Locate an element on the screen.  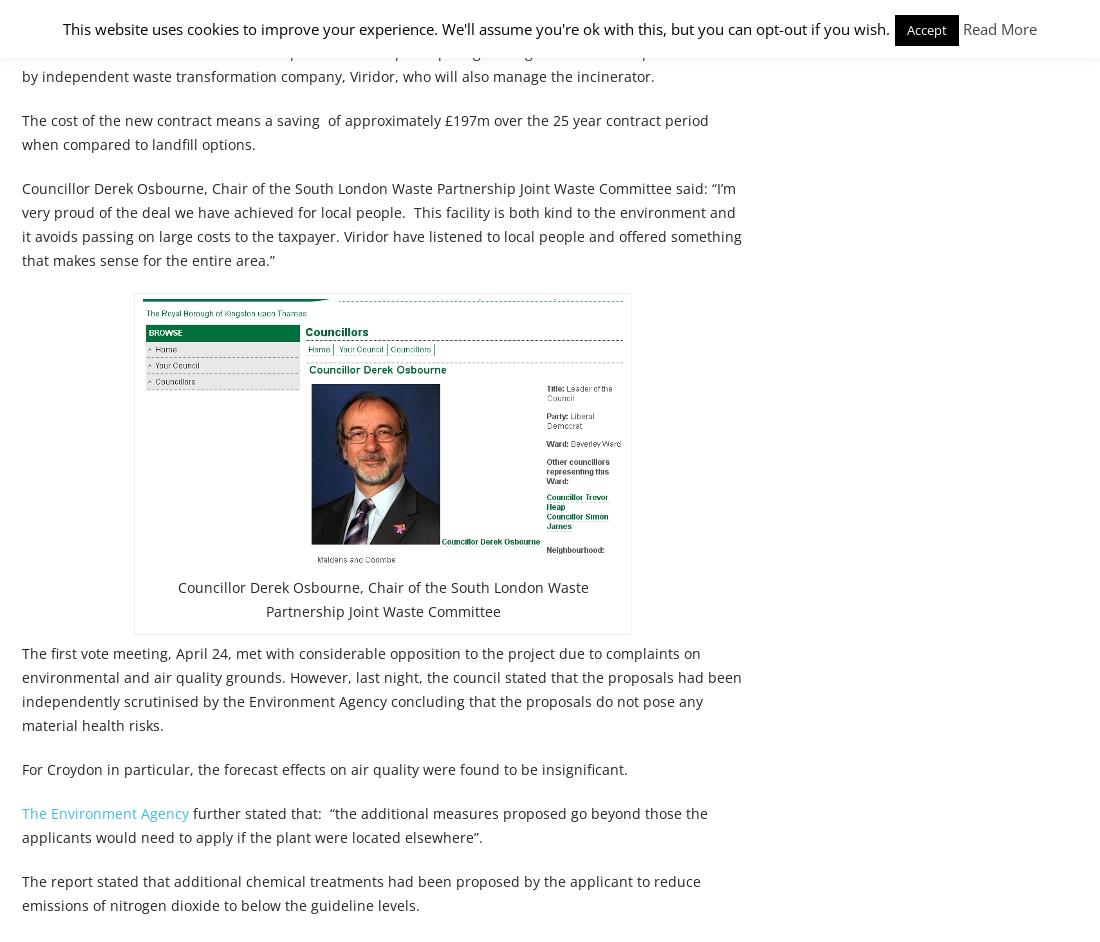
'The Environment Agency' is located at coordinates (105, 812).